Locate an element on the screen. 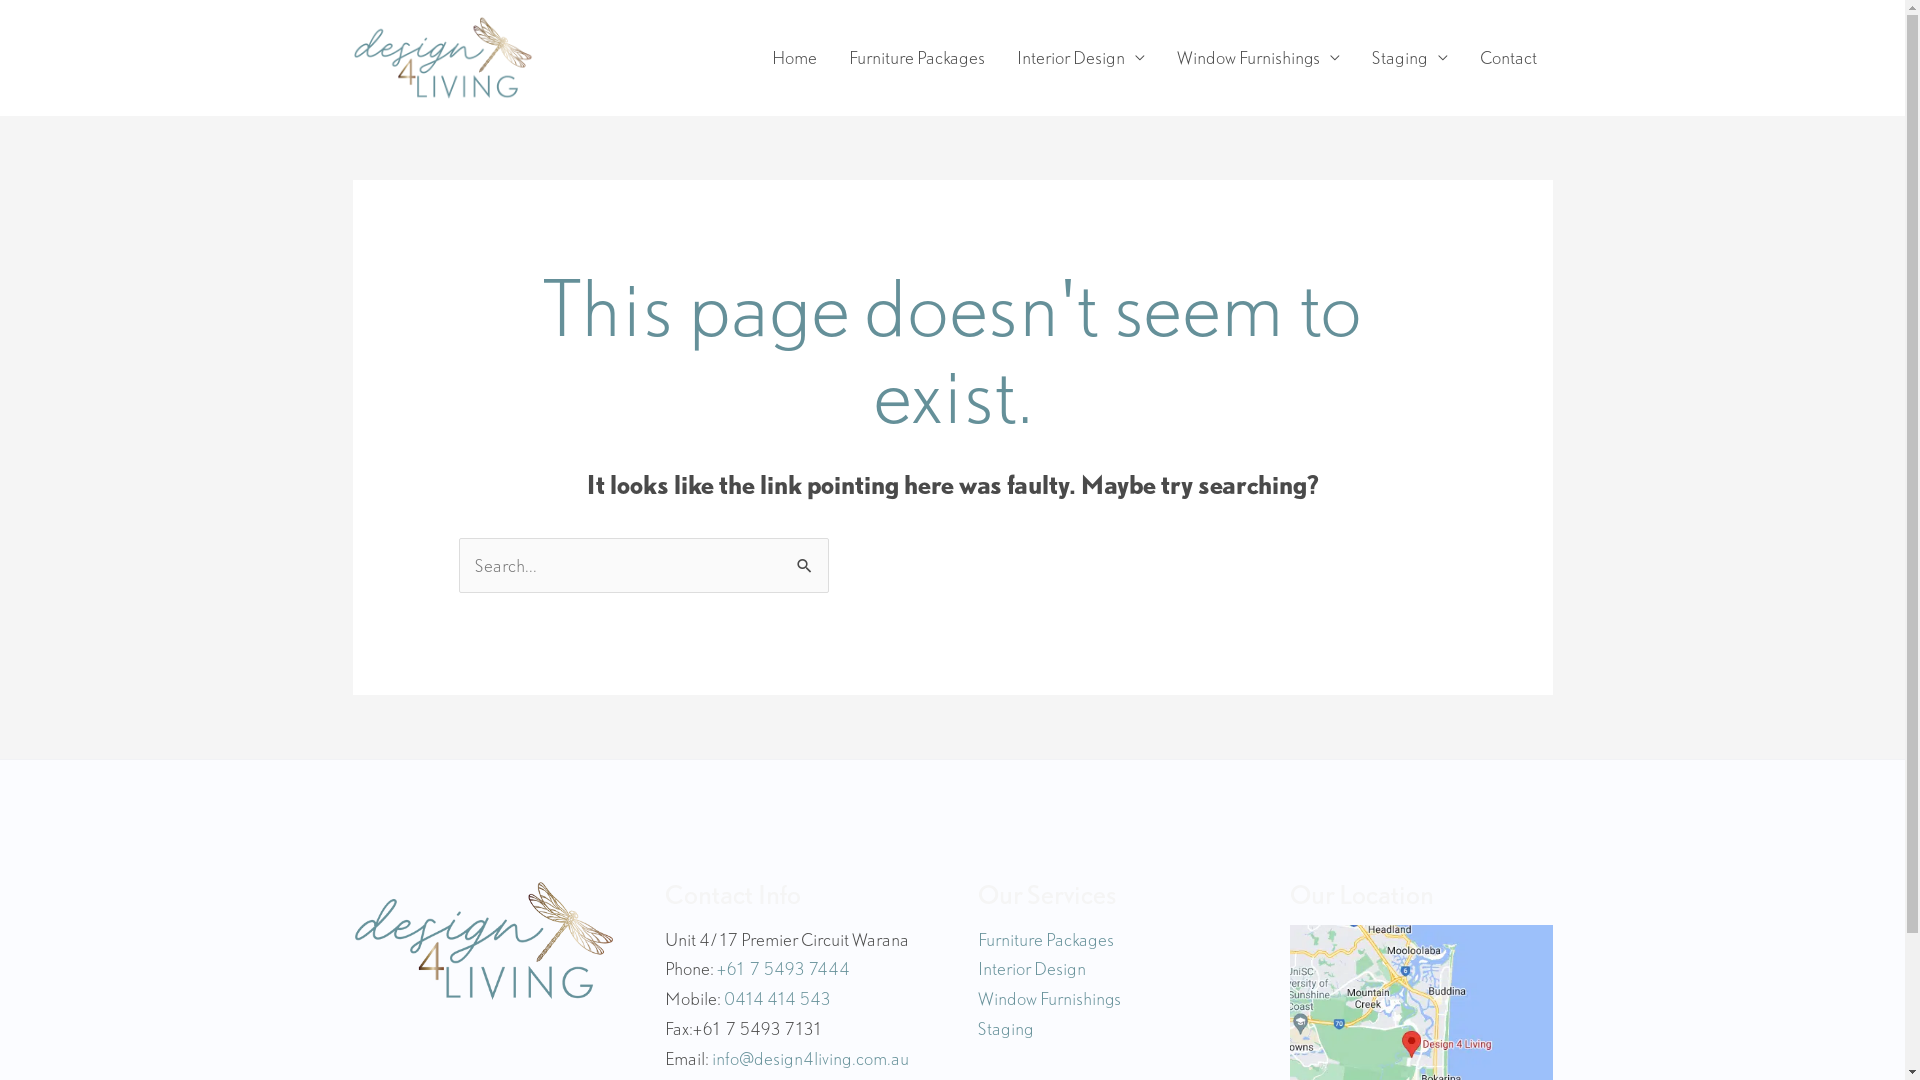 The height and width of the screenshot is (1080, 1920). 'Home' is located at coordinates (754, 56).